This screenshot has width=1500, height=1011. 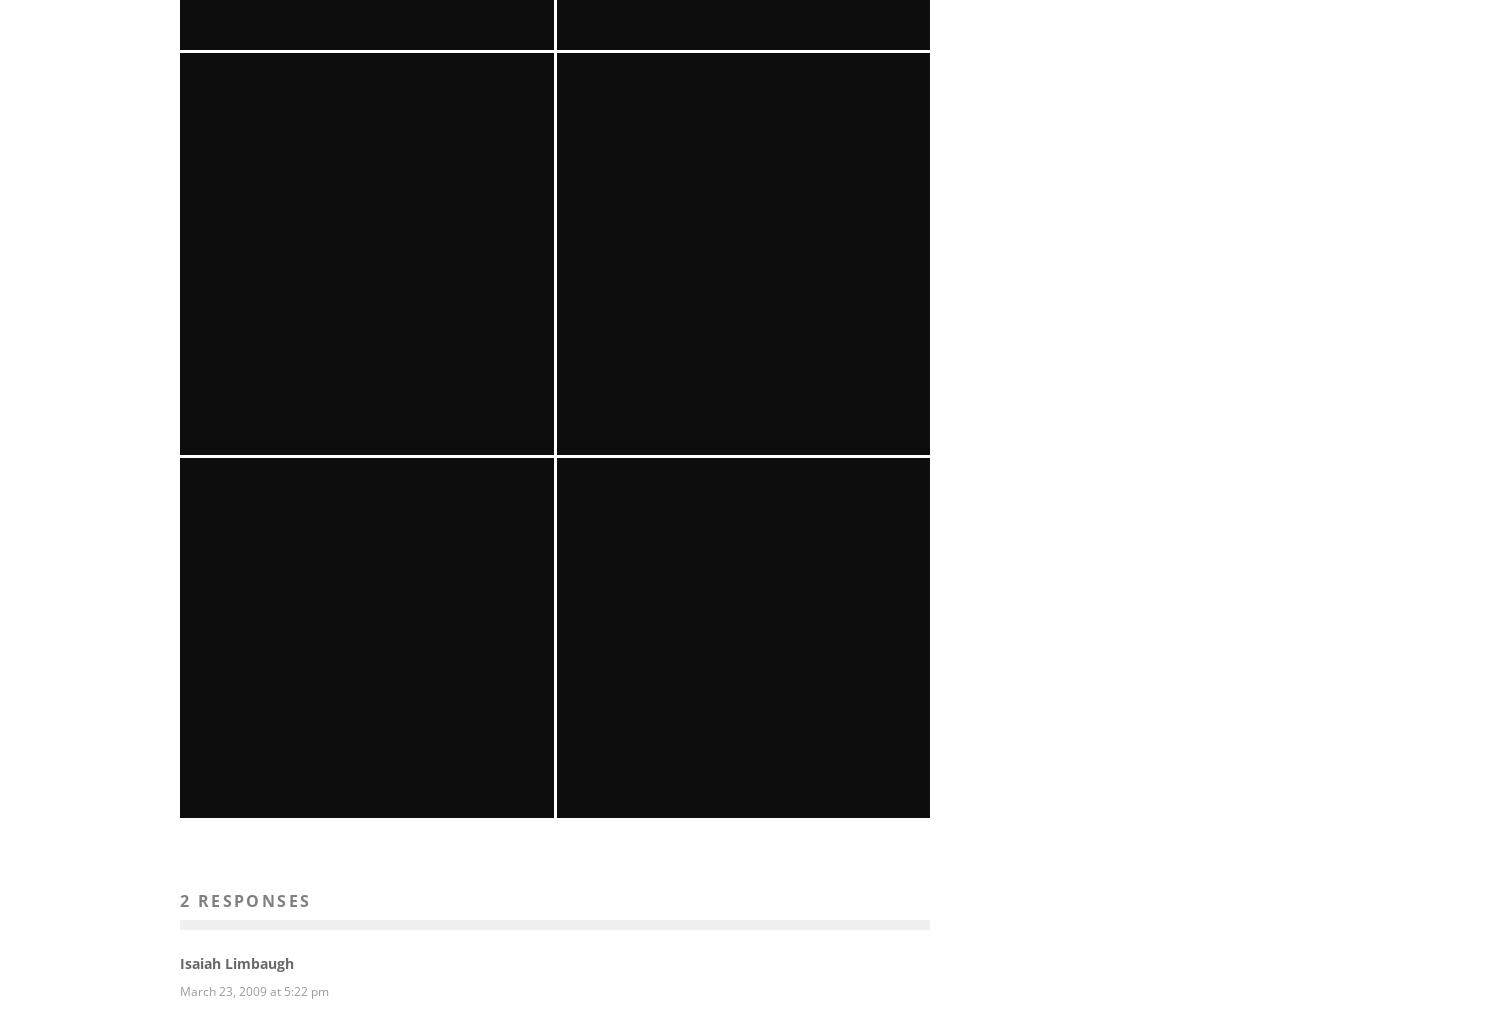 What do you see at coordinates (250, 896) in the screenshot?
I see `'Eric Farwell'` at bounding box center [250, 896].